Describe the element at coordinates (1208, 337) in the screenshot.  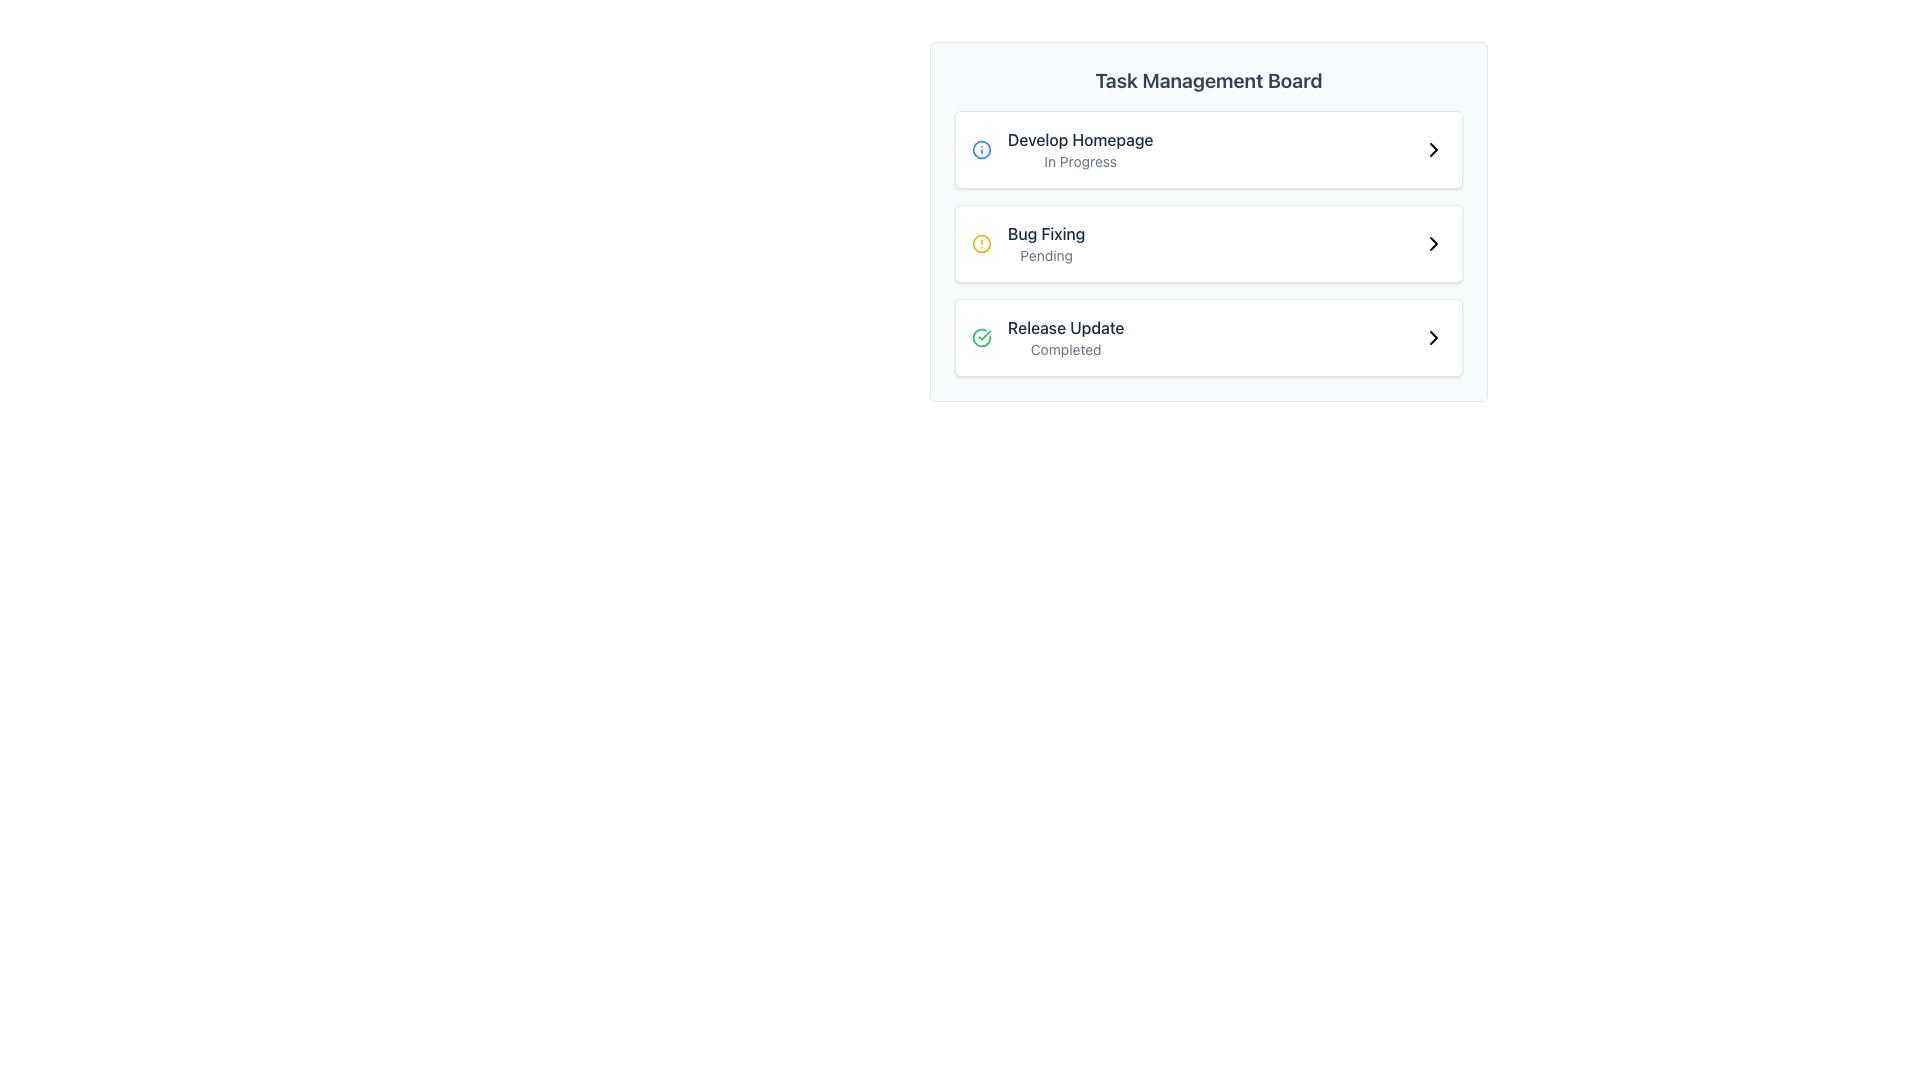
I see `the third item` at that location.